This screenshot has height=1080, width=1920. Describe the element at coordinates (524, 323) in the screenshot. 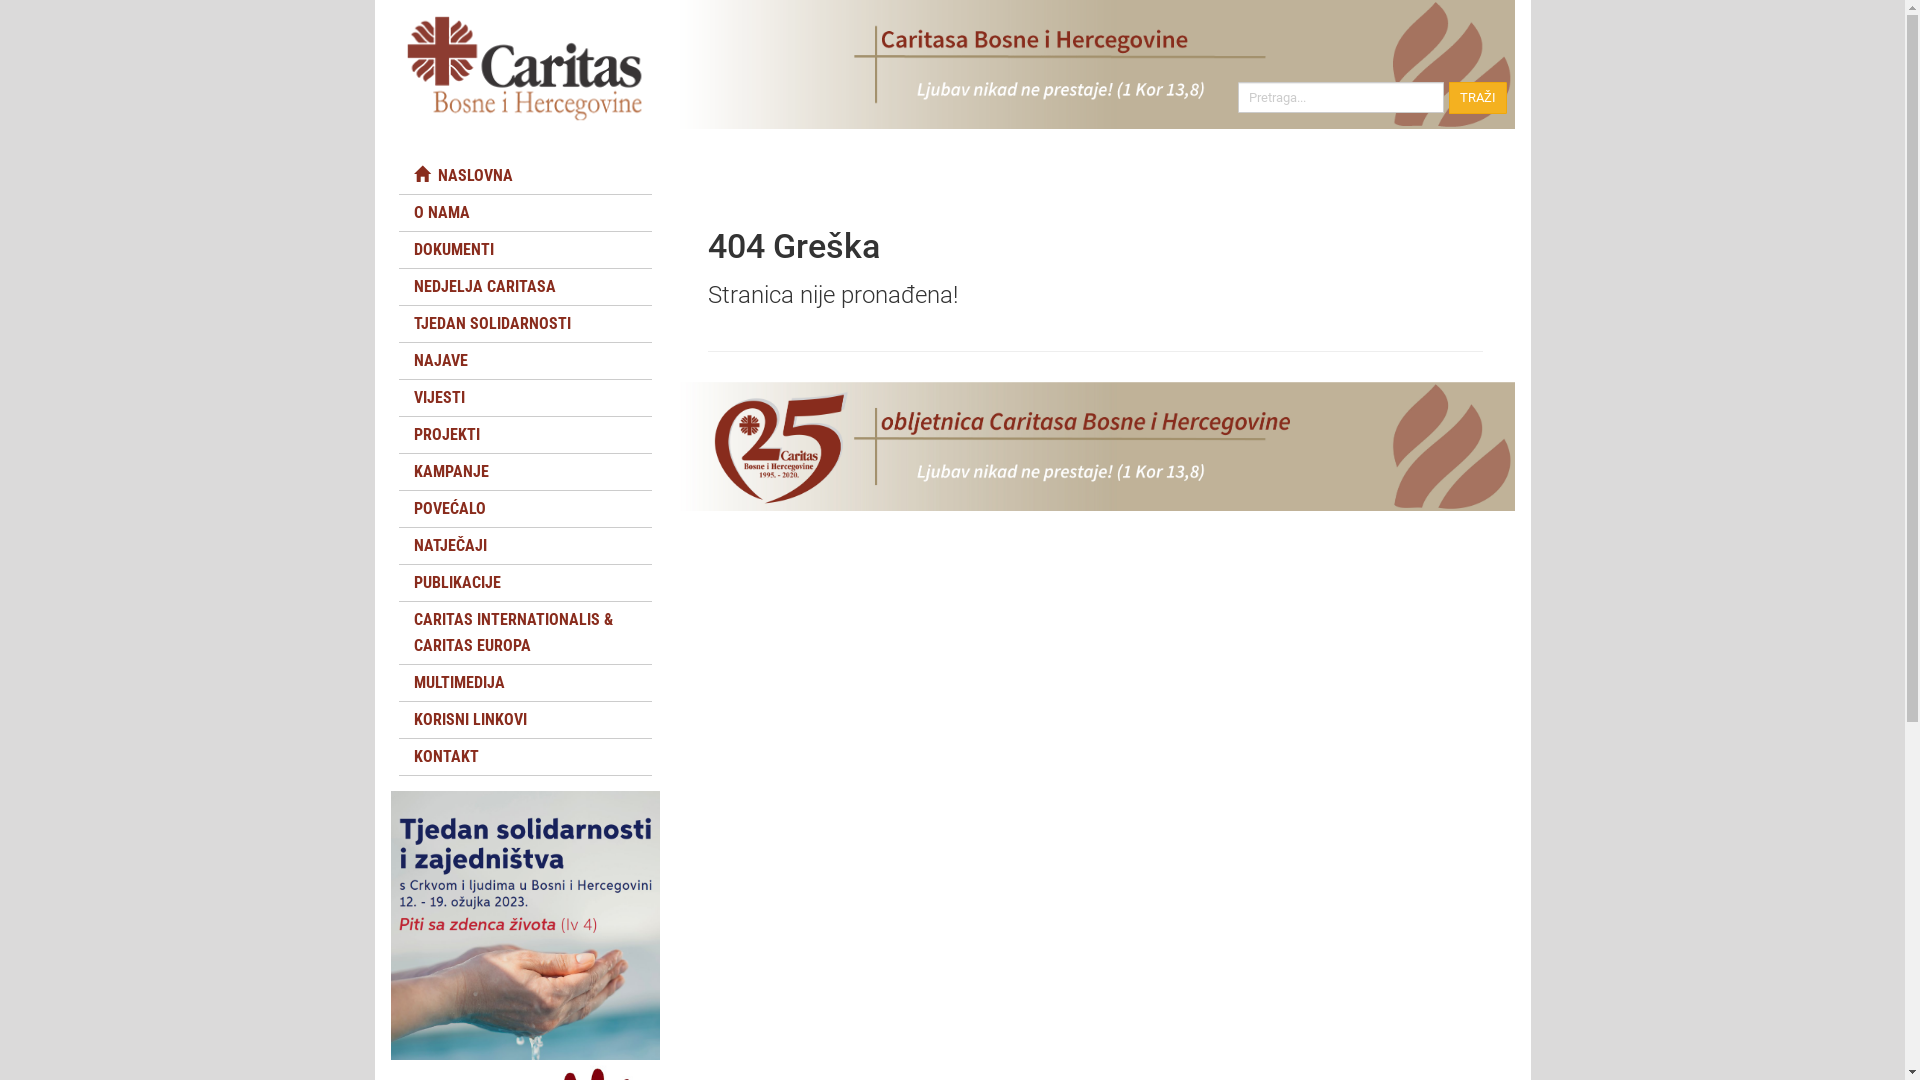

I see `'TJEDAN SOLIDARNOSTI'` at that location.